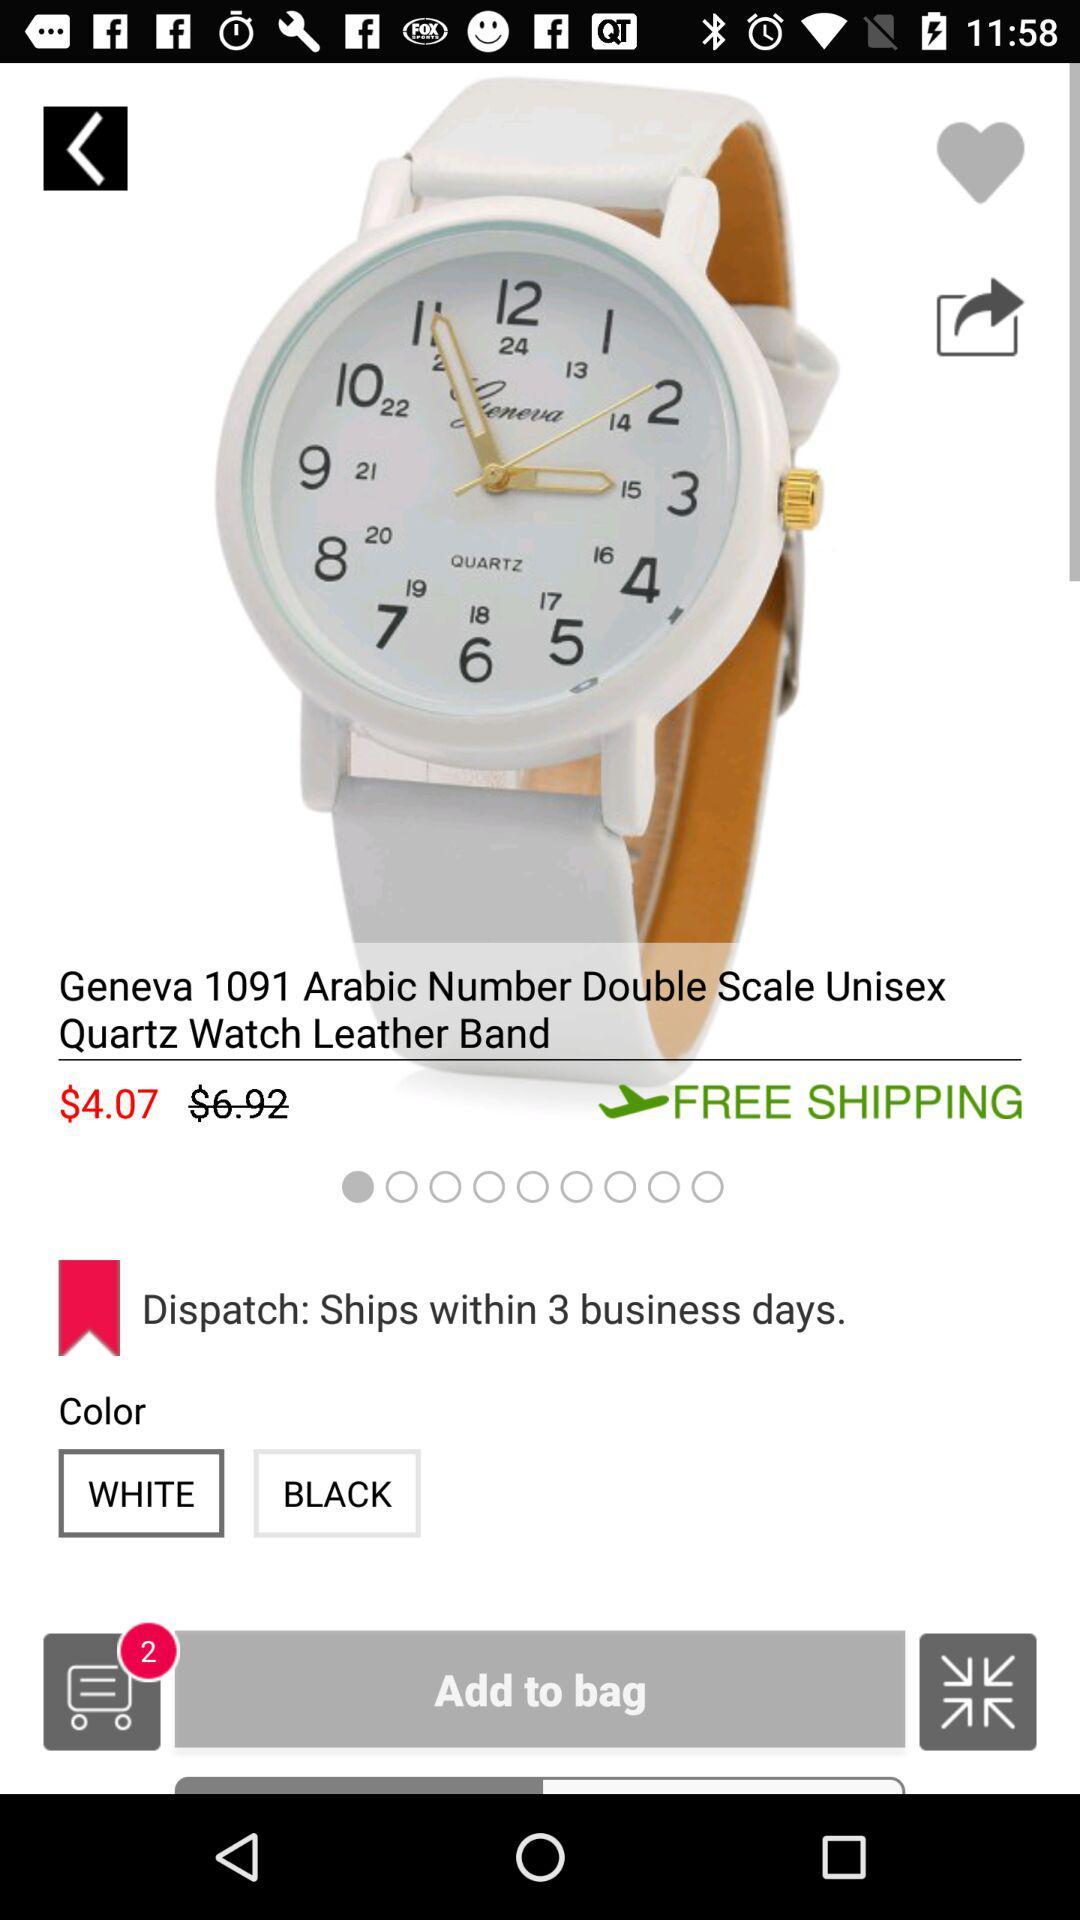  Describe the element at coordinates (977, 1691) in the screenshot. I see `the national_flag icon` at that location.